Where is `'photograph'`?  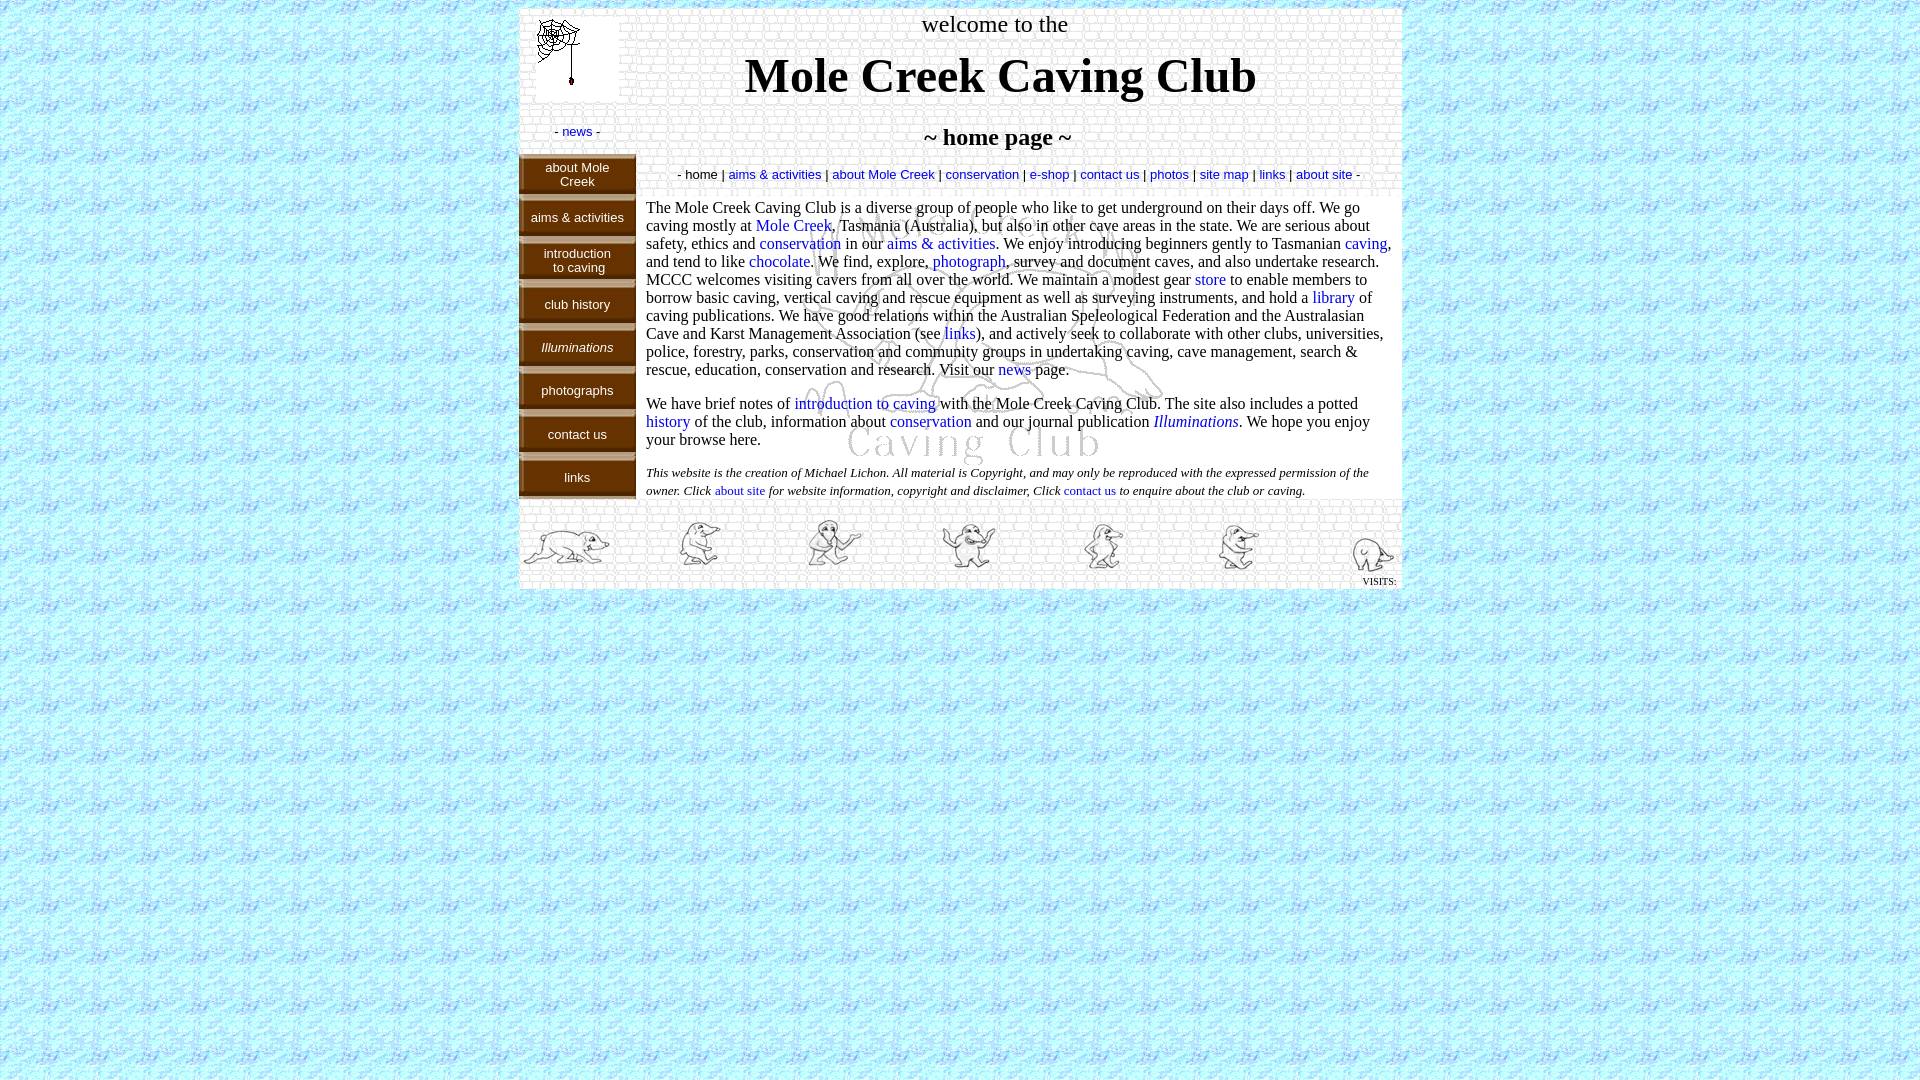
'photograph' is located at coordinates (969, 260).